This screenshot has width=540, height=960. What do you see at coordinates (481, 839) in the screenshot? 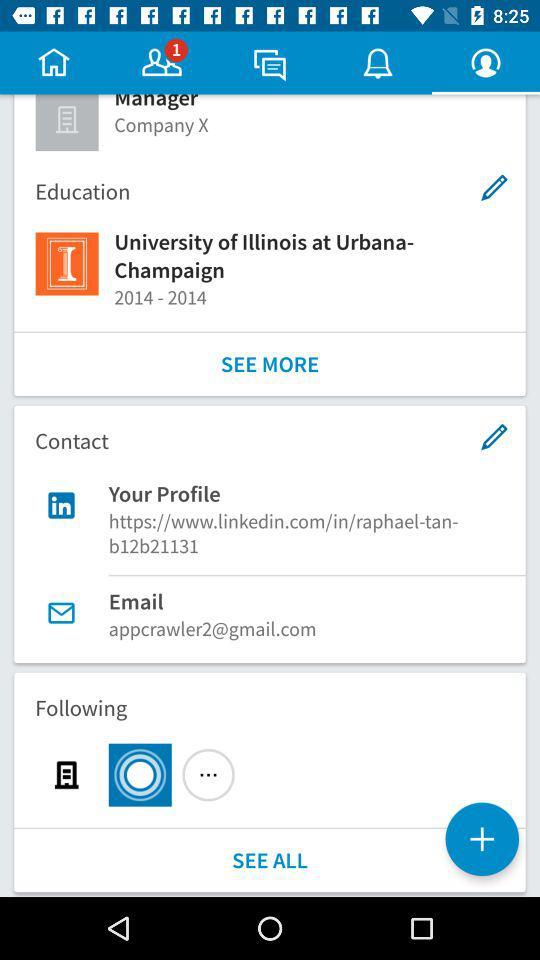
I see `the add icon` at bounding box center [481, 839].